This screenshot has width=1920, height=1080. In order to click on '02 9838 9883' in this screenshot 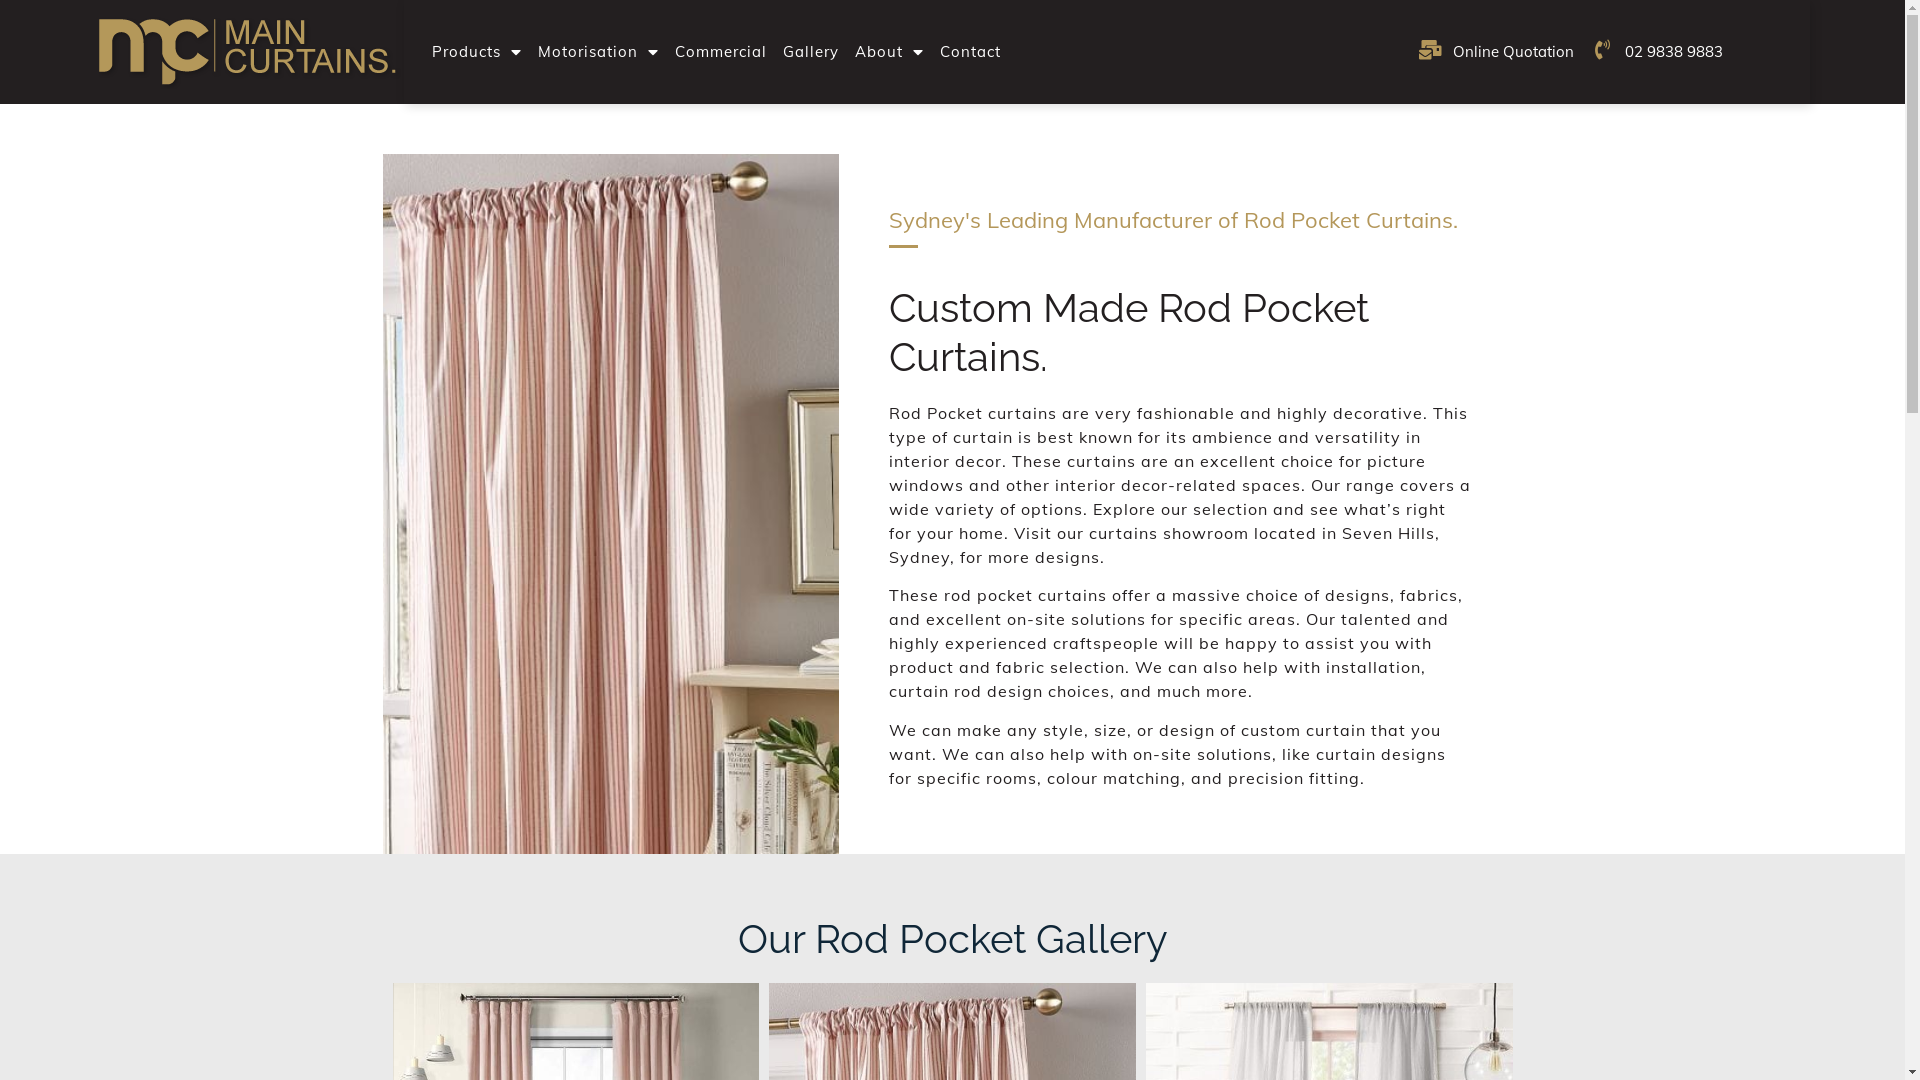, I will do `click(1656, 50)`.